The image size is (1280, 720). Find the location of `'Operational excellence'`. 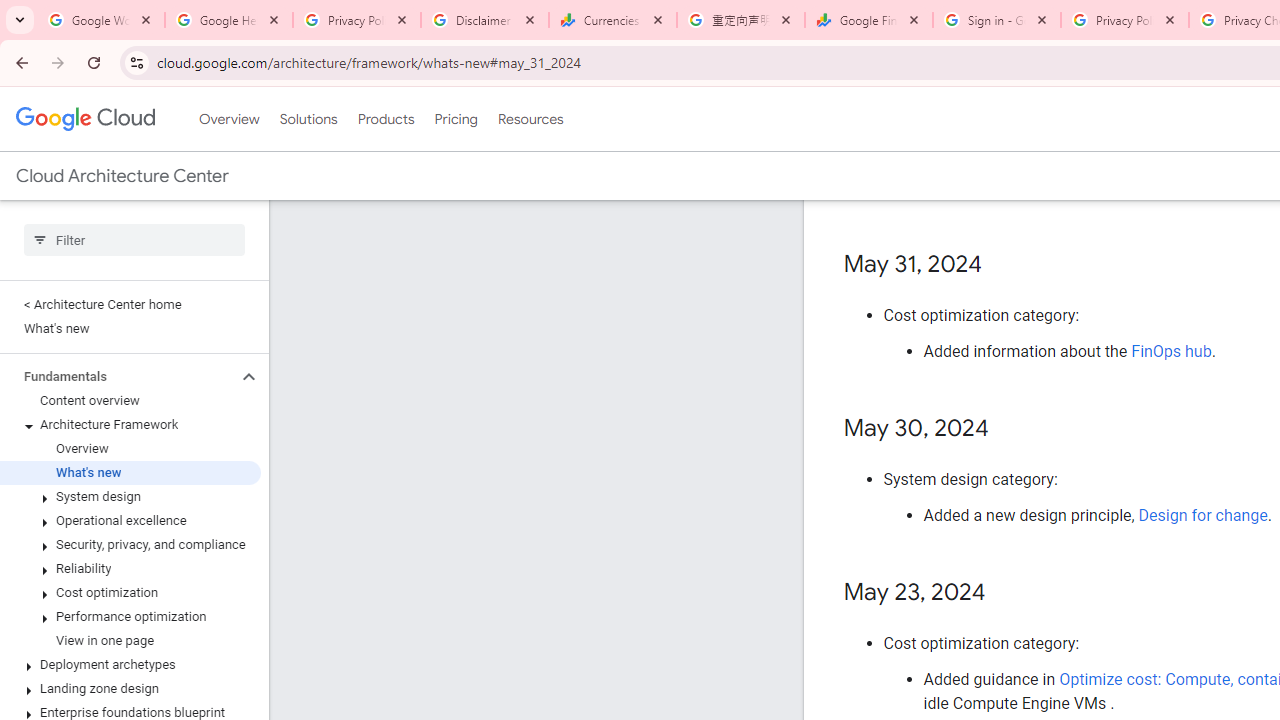

'Operational excellence' is located at coordinates (129, 519).